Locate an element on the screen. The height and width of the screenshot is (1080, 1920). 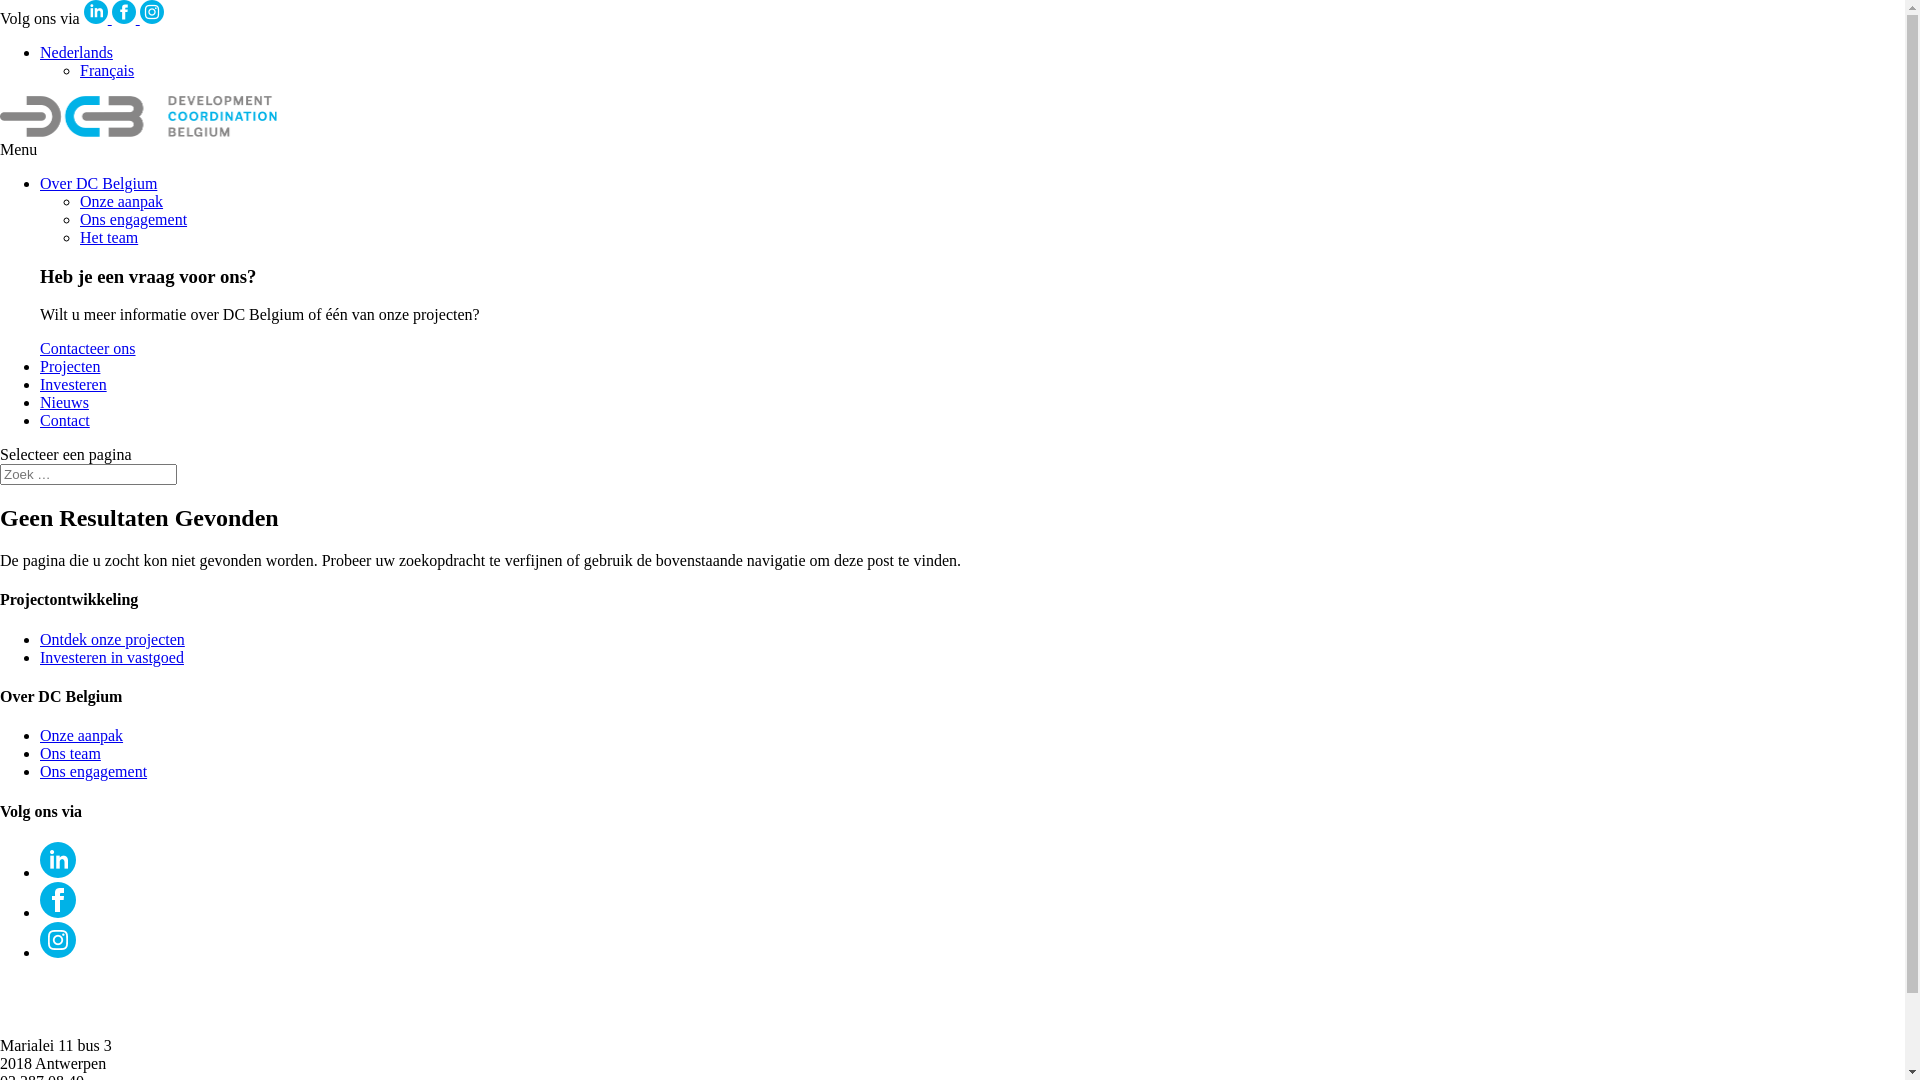
'Zoek naar:' is located at coordinates (0, 474).